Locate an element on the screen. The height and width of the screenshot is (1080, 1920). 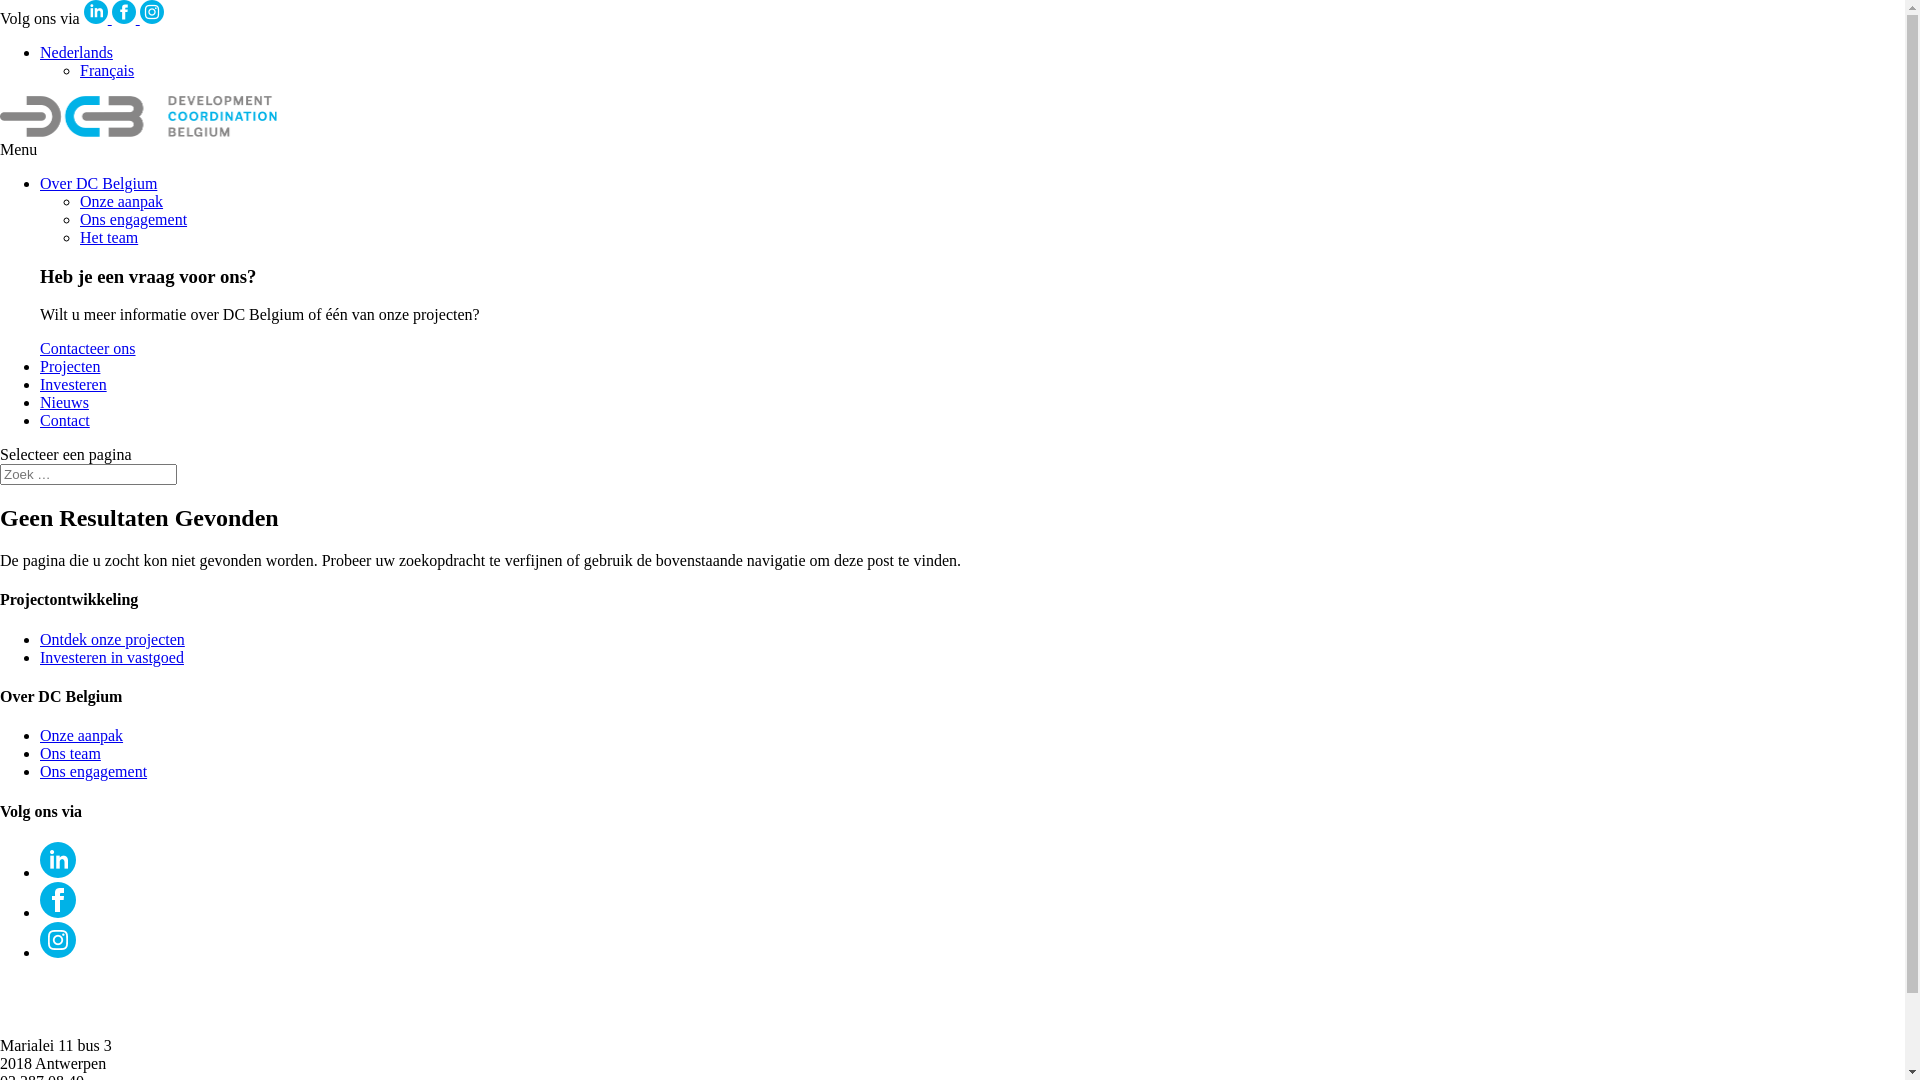
'Zoek naar:' is located at coordinates (0, 474).